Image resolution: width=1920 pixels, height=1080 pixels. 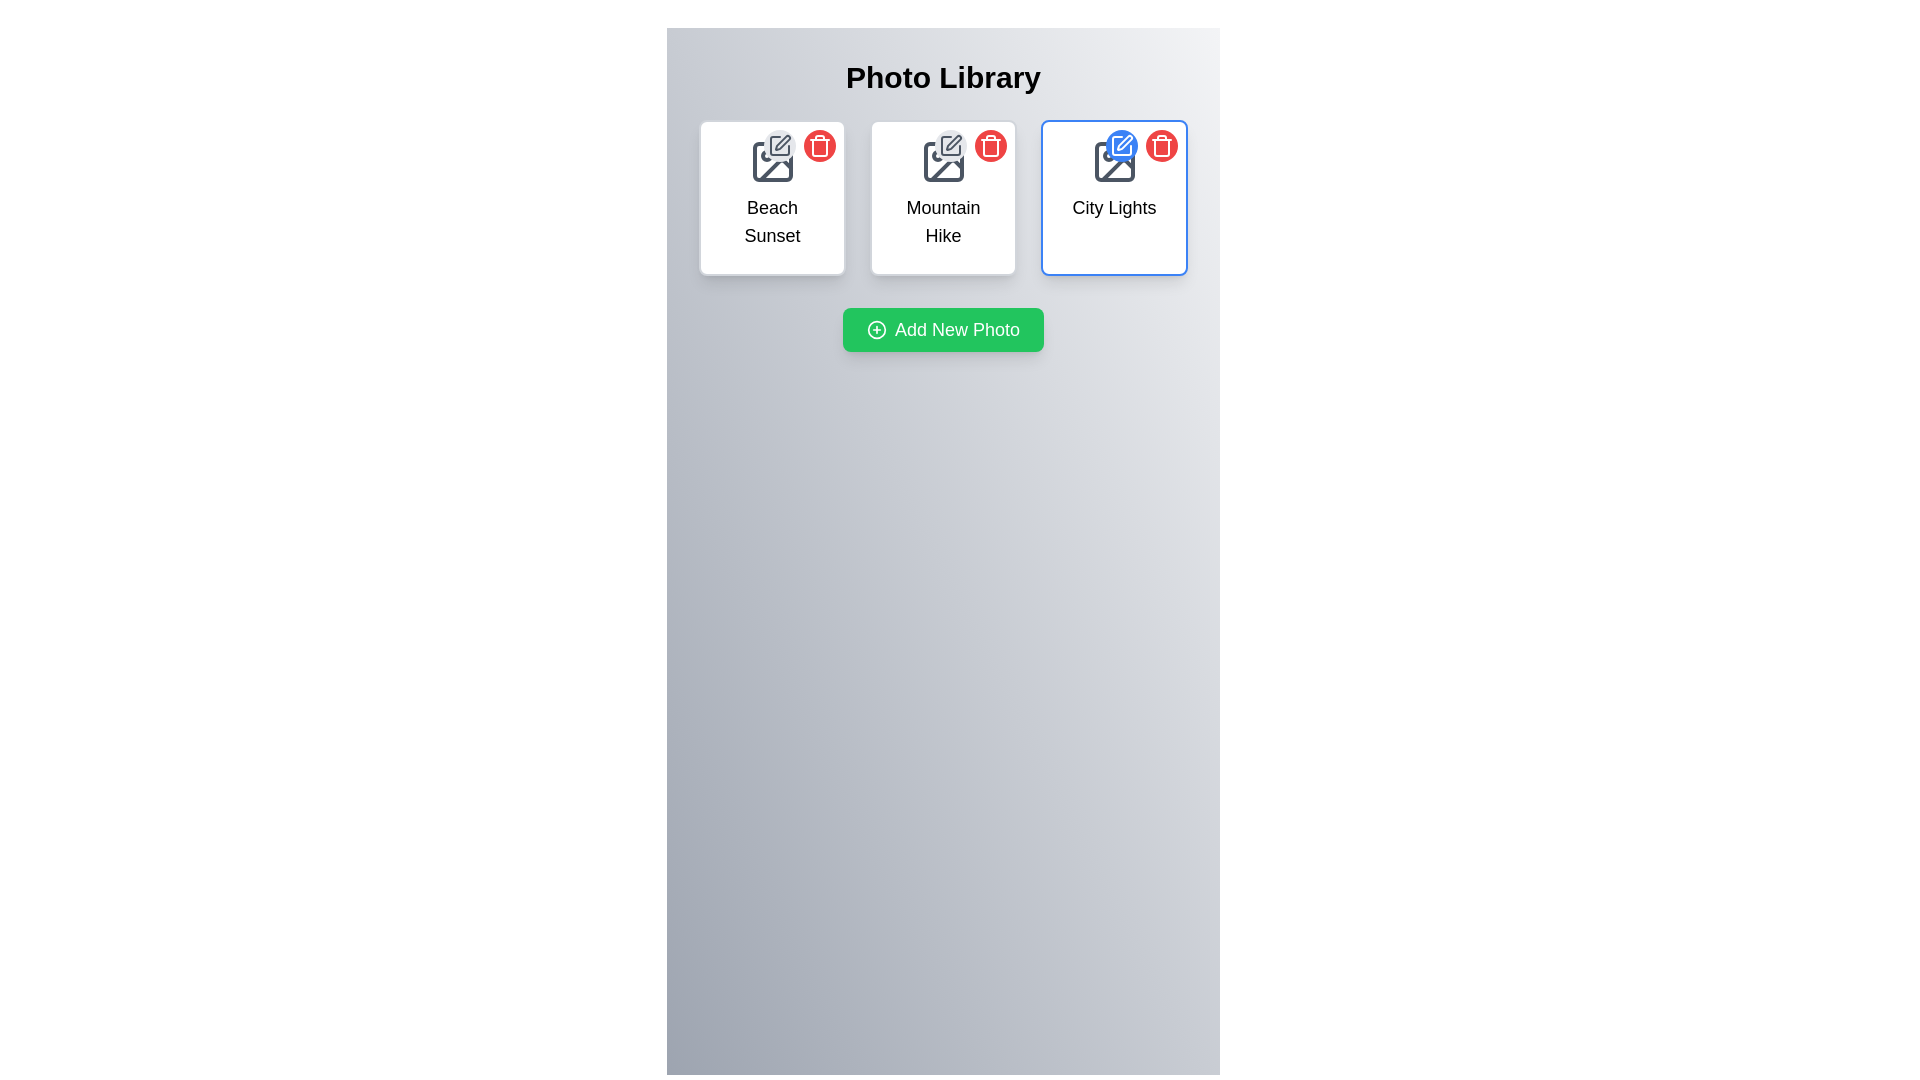 What do you see at coordinates (1122, 145) in the screenshot?
I see `the distinctive outlined square icon located in the upper-right corner of the 'City Lights' card to interact with it` at bounding box center [1122, 145].